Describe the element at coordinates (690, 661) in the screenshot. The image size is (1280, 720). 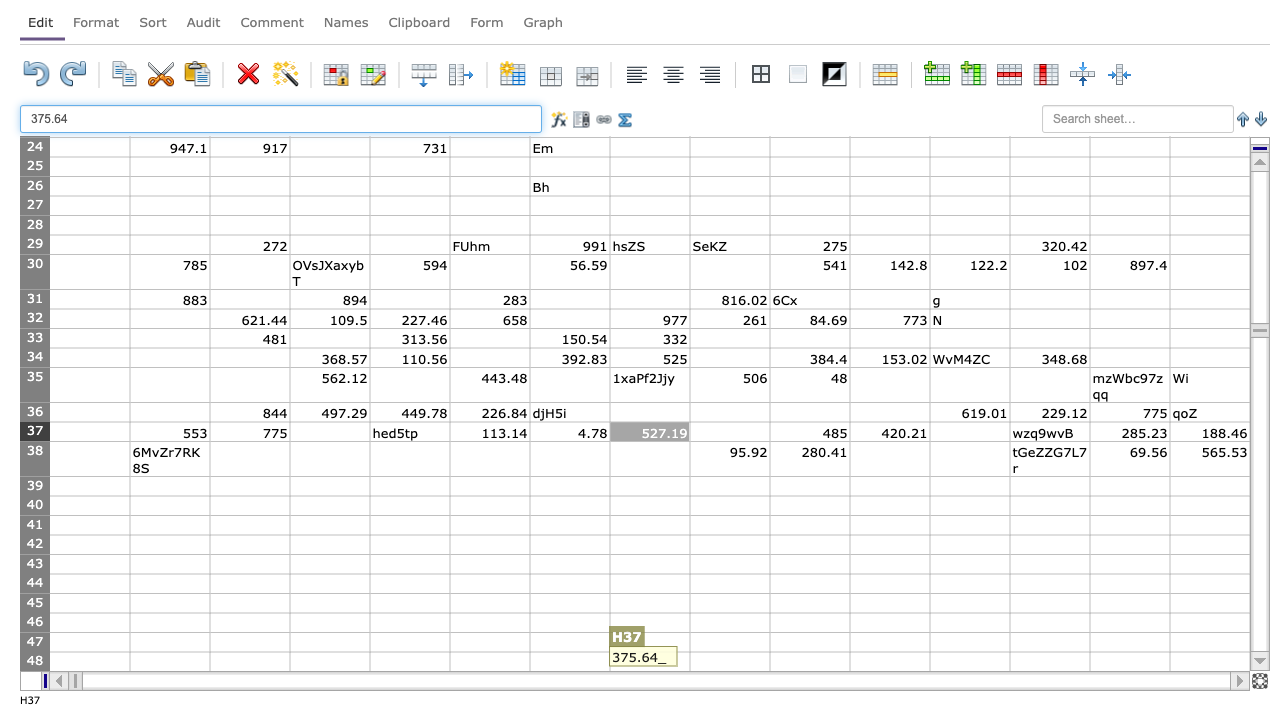
I see `Left border of cell I-48` at that location.